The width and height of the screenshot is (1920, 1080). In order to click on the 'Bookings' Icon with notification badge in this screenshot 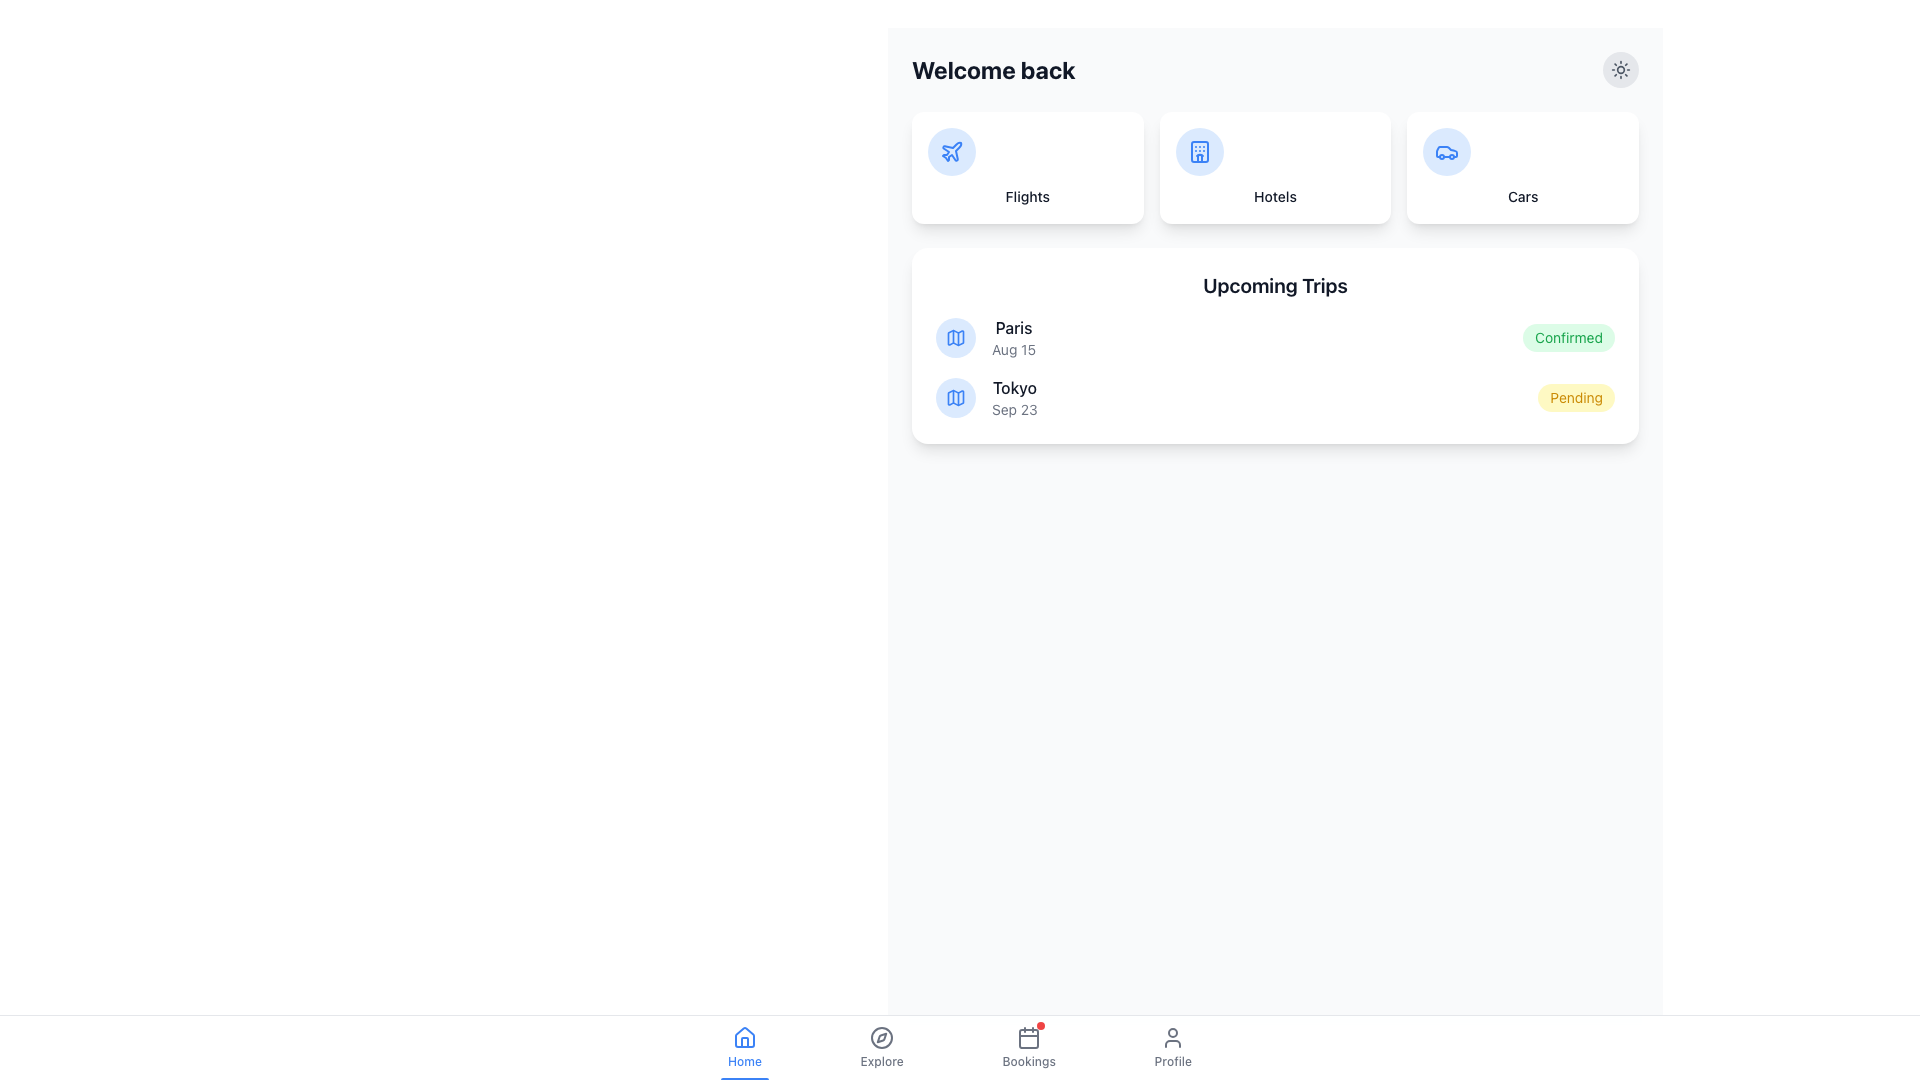, I will do `click(1029, 1036)`.